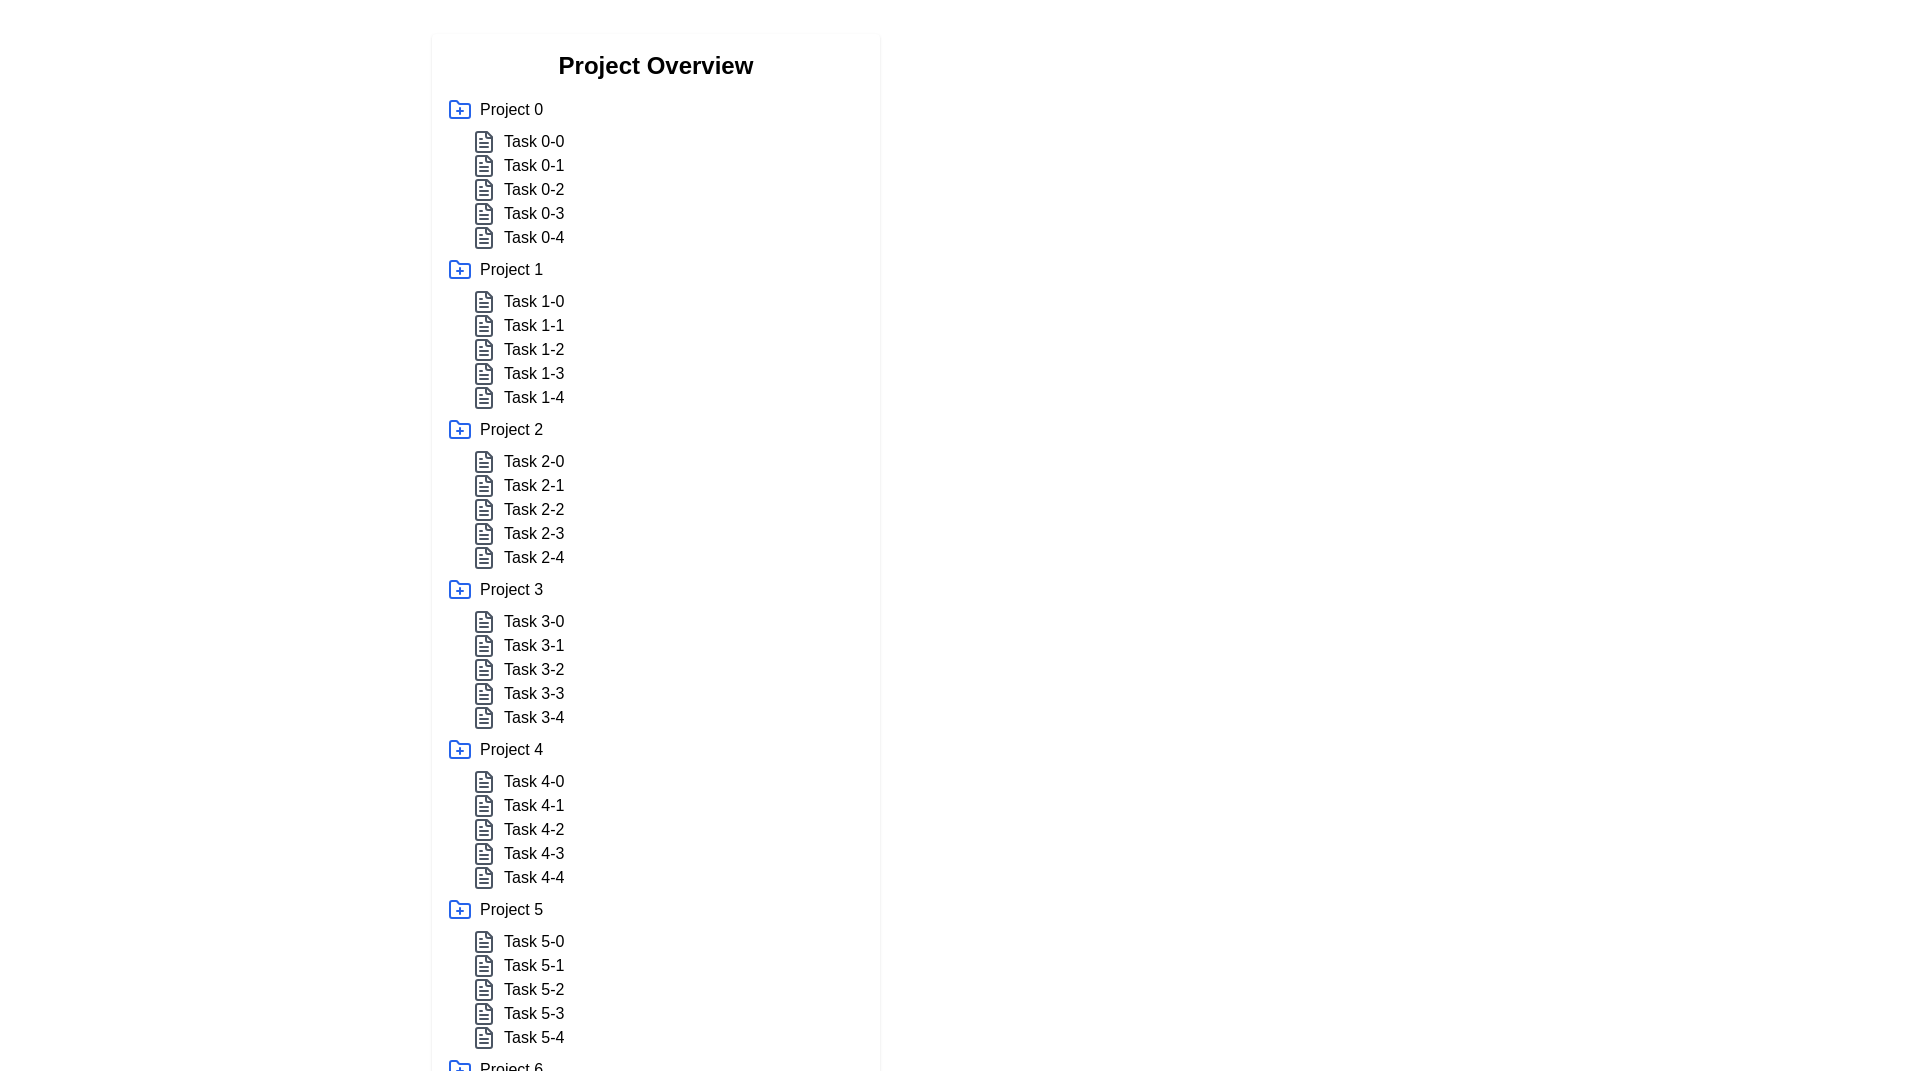  What do you see at coordinates (667, 486) in the screenshot?
I see `the text label representing a task within the 'Project 2' category, which is the second item in the list, positioned below 'Task 2-0' and above 'Task 2-2'` at bounding box center [667, 486].